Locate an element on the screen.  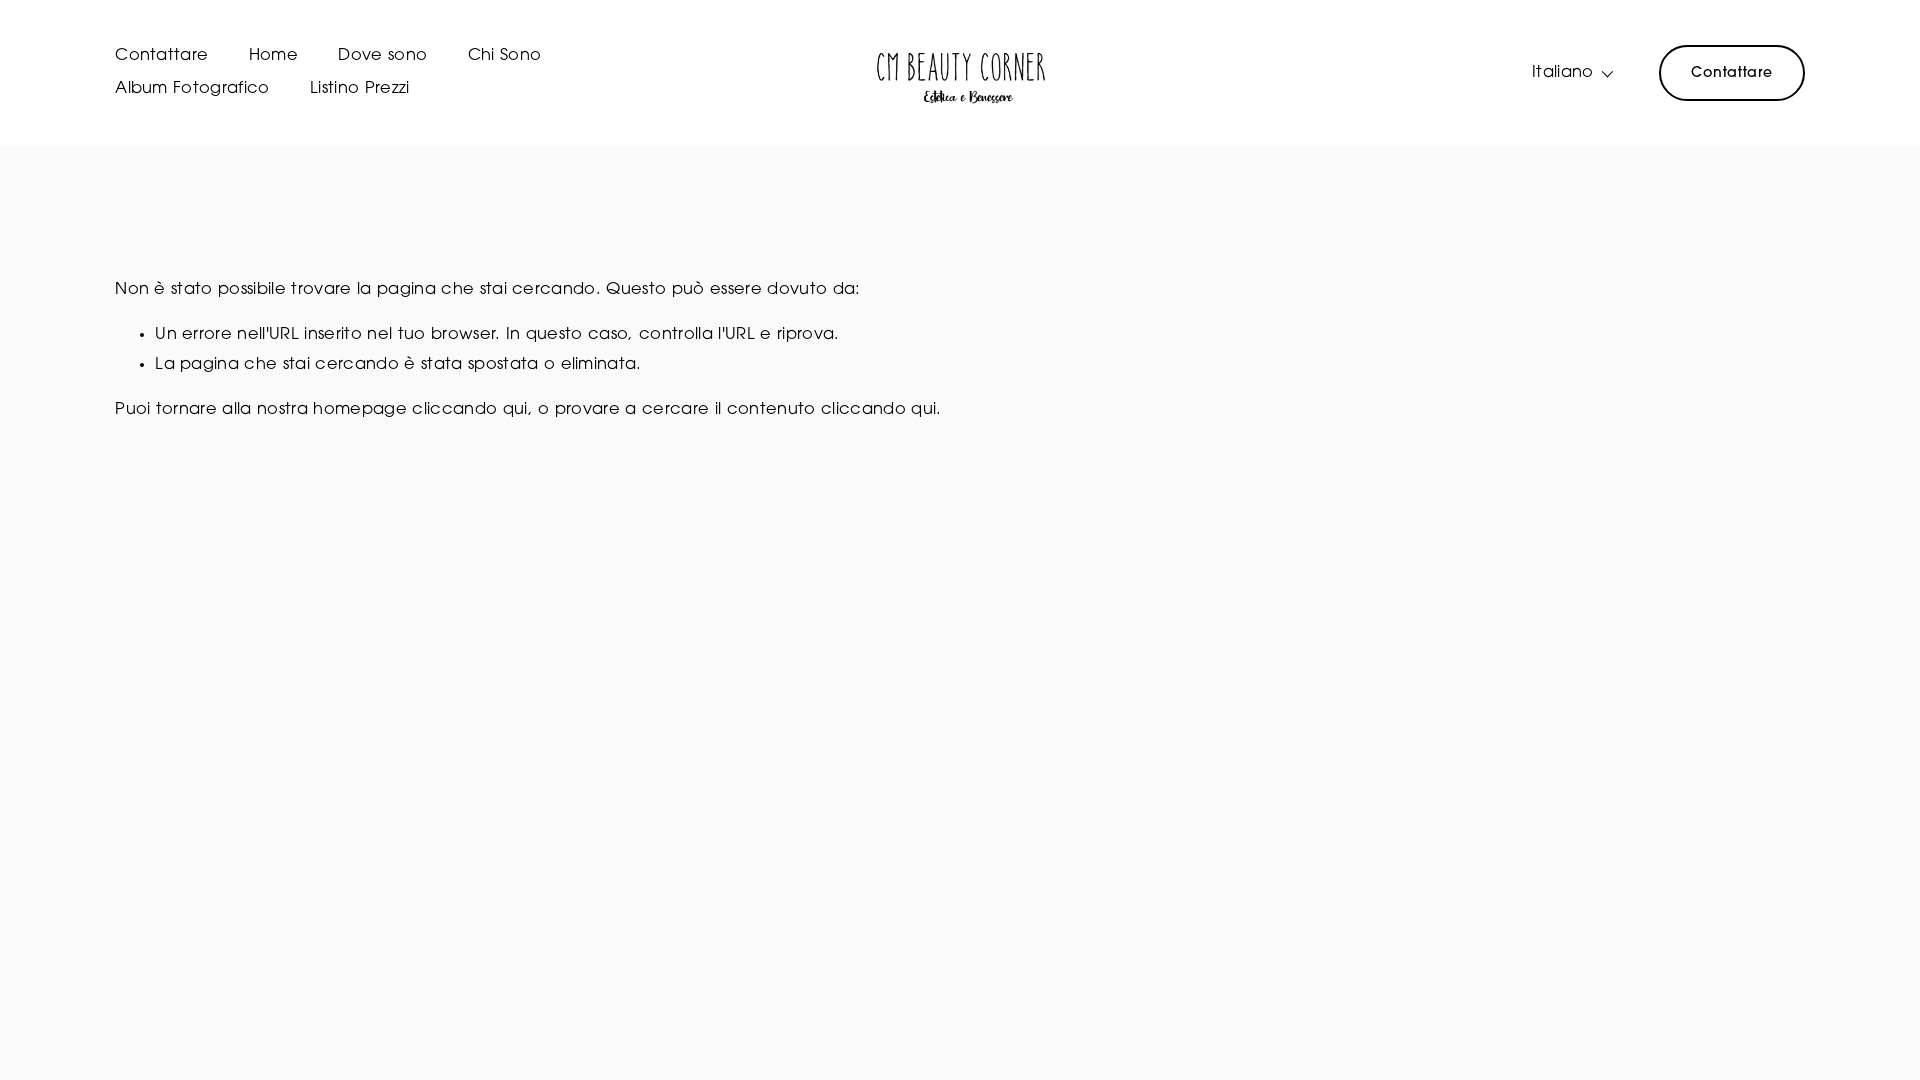
'Album Fotografico' is located at coordinates (192, 88).